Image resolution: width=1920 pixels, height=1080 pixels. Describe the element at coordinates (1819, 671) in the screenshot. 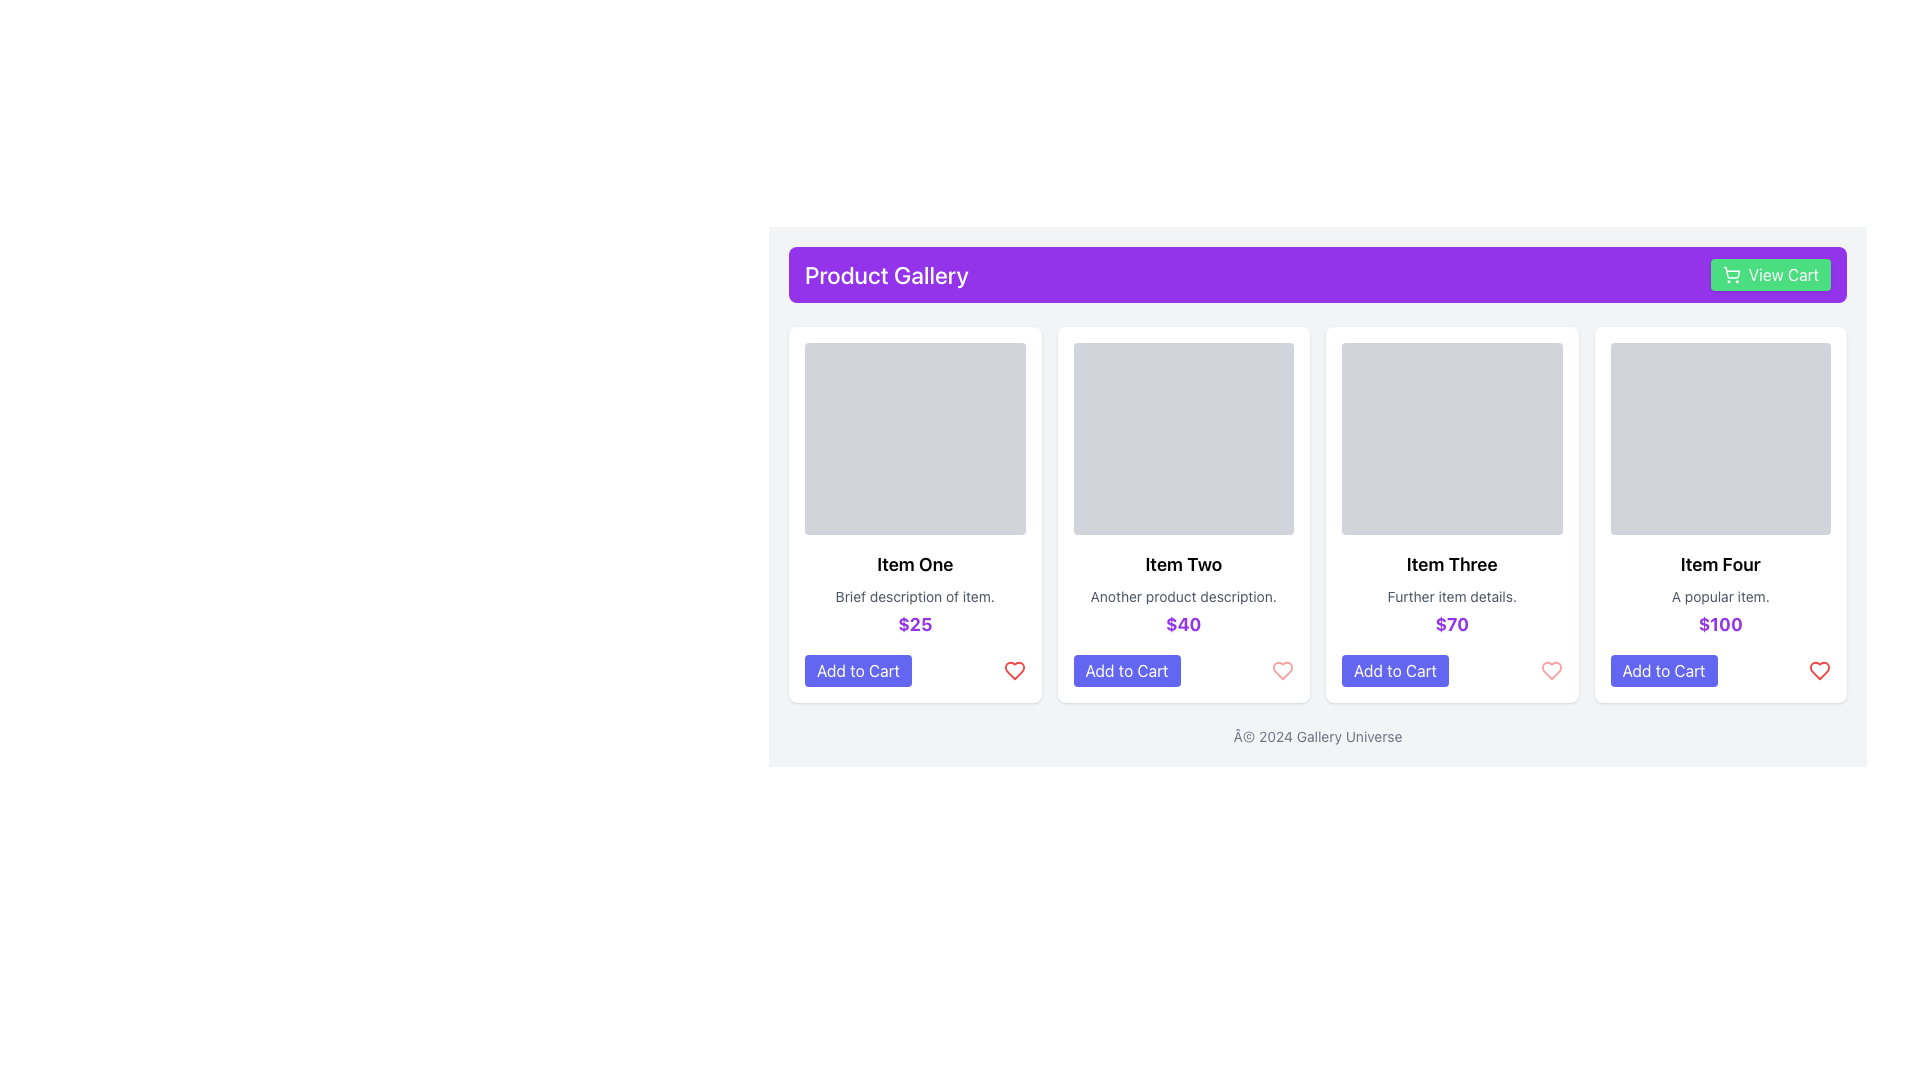

I see `the heart icon located in the bottom-right corner of the fourth product card to mark the product as a favorite` at that location.